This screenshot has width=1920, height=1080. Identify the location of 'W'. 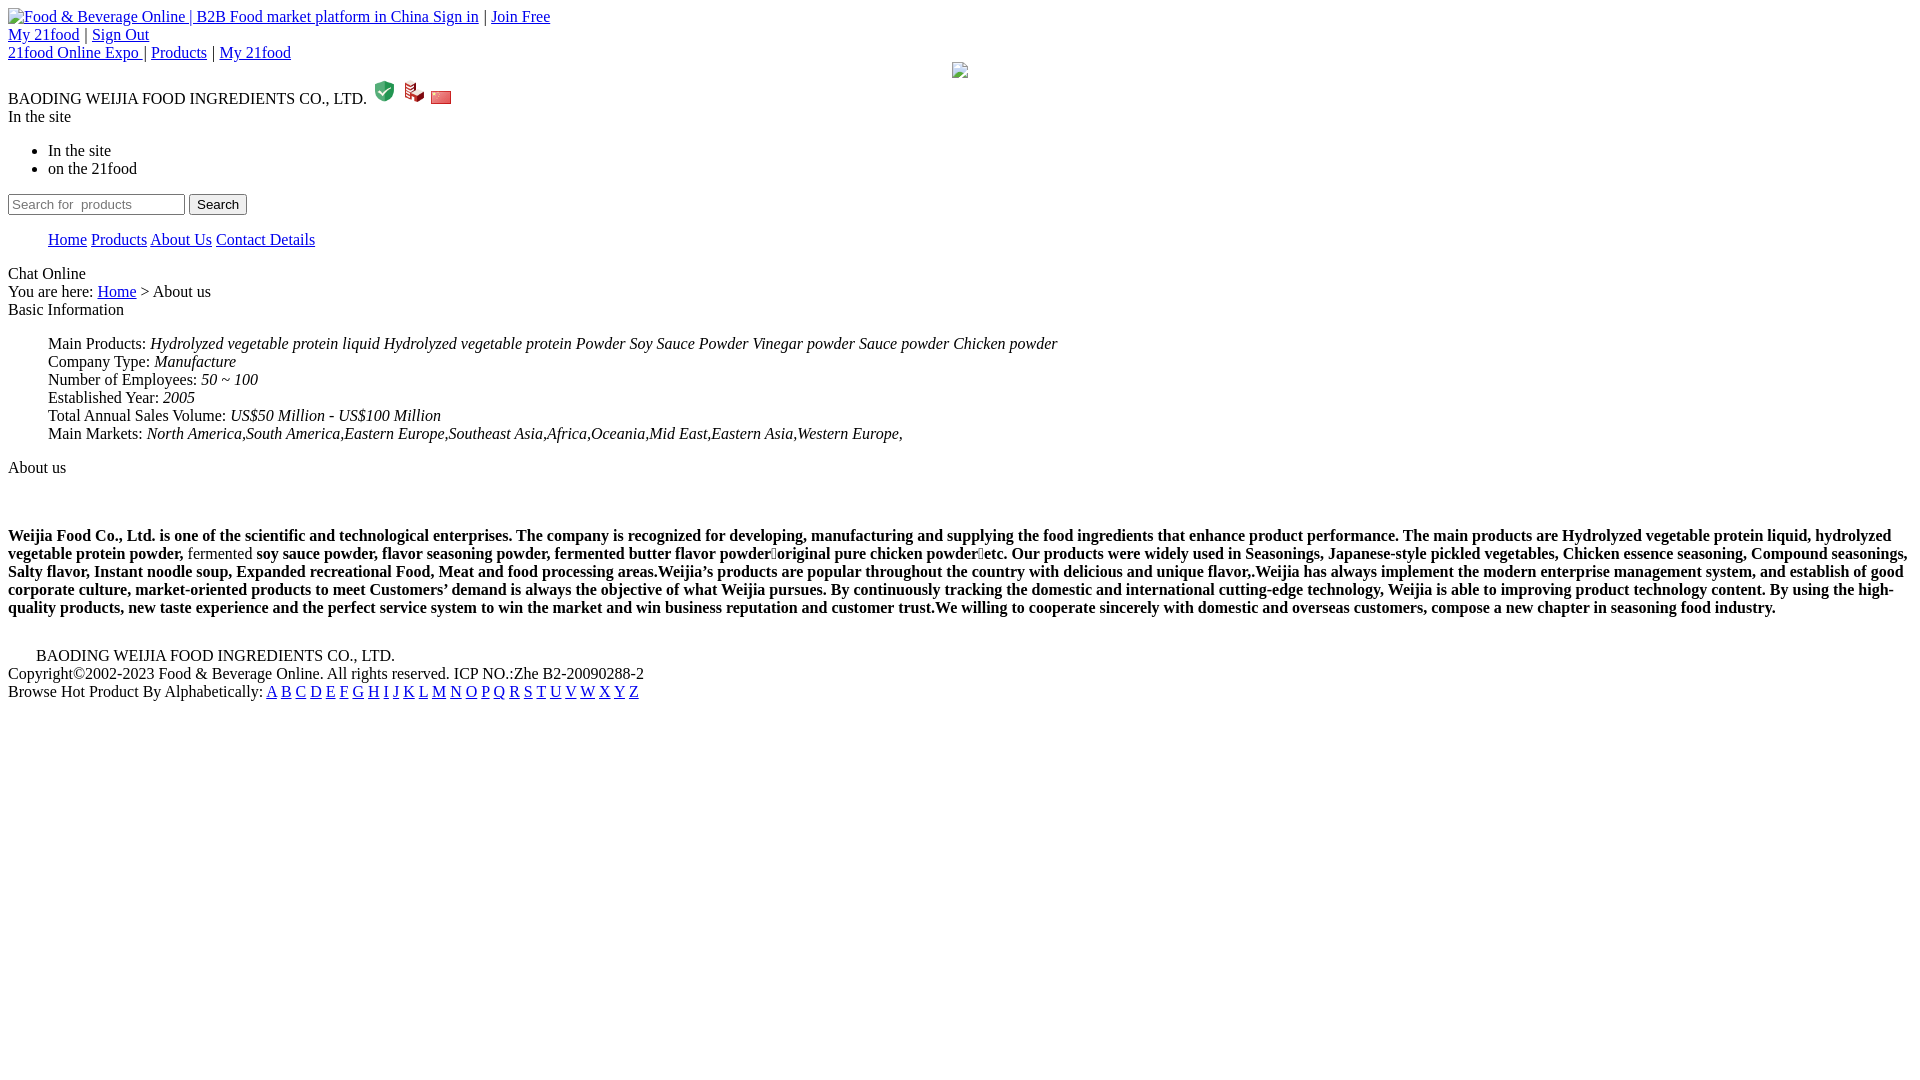
(586, 690).